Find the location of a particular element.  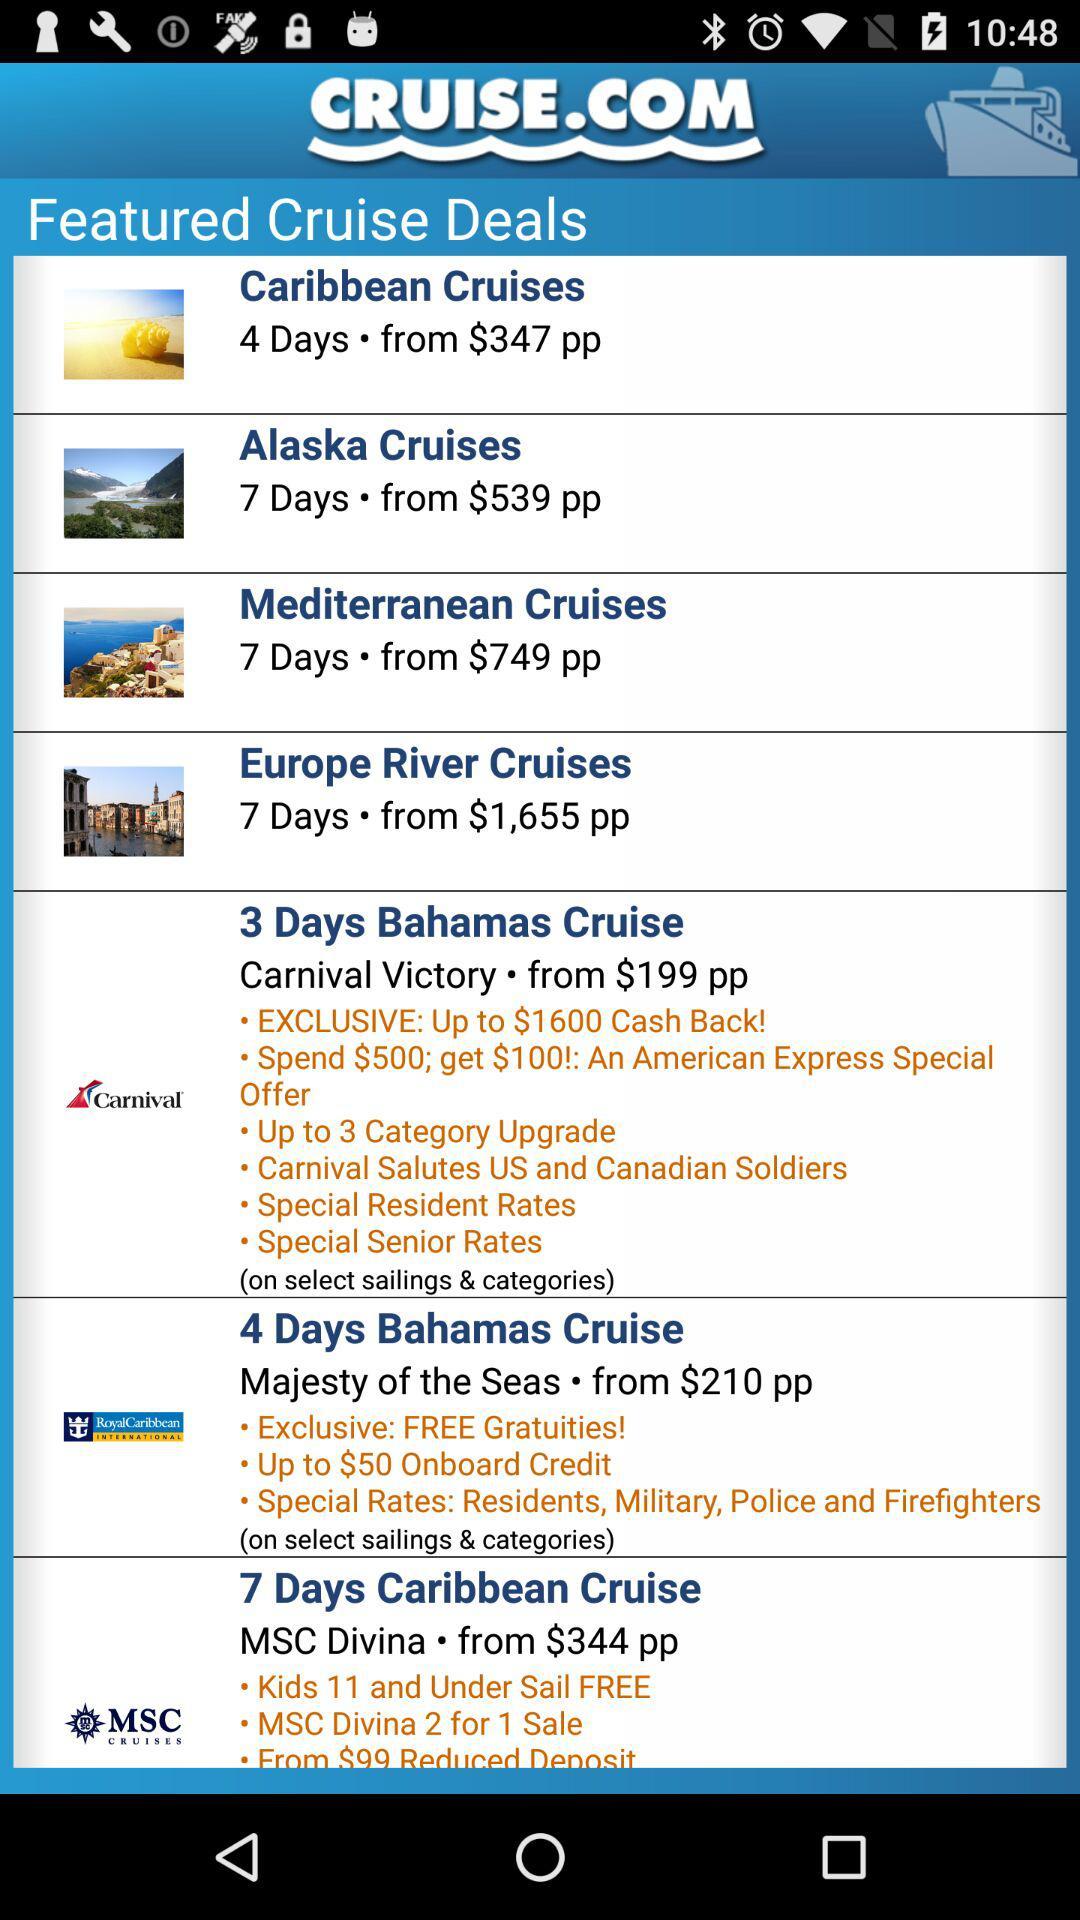

europe river cruises is located at coordinates (434, 760).